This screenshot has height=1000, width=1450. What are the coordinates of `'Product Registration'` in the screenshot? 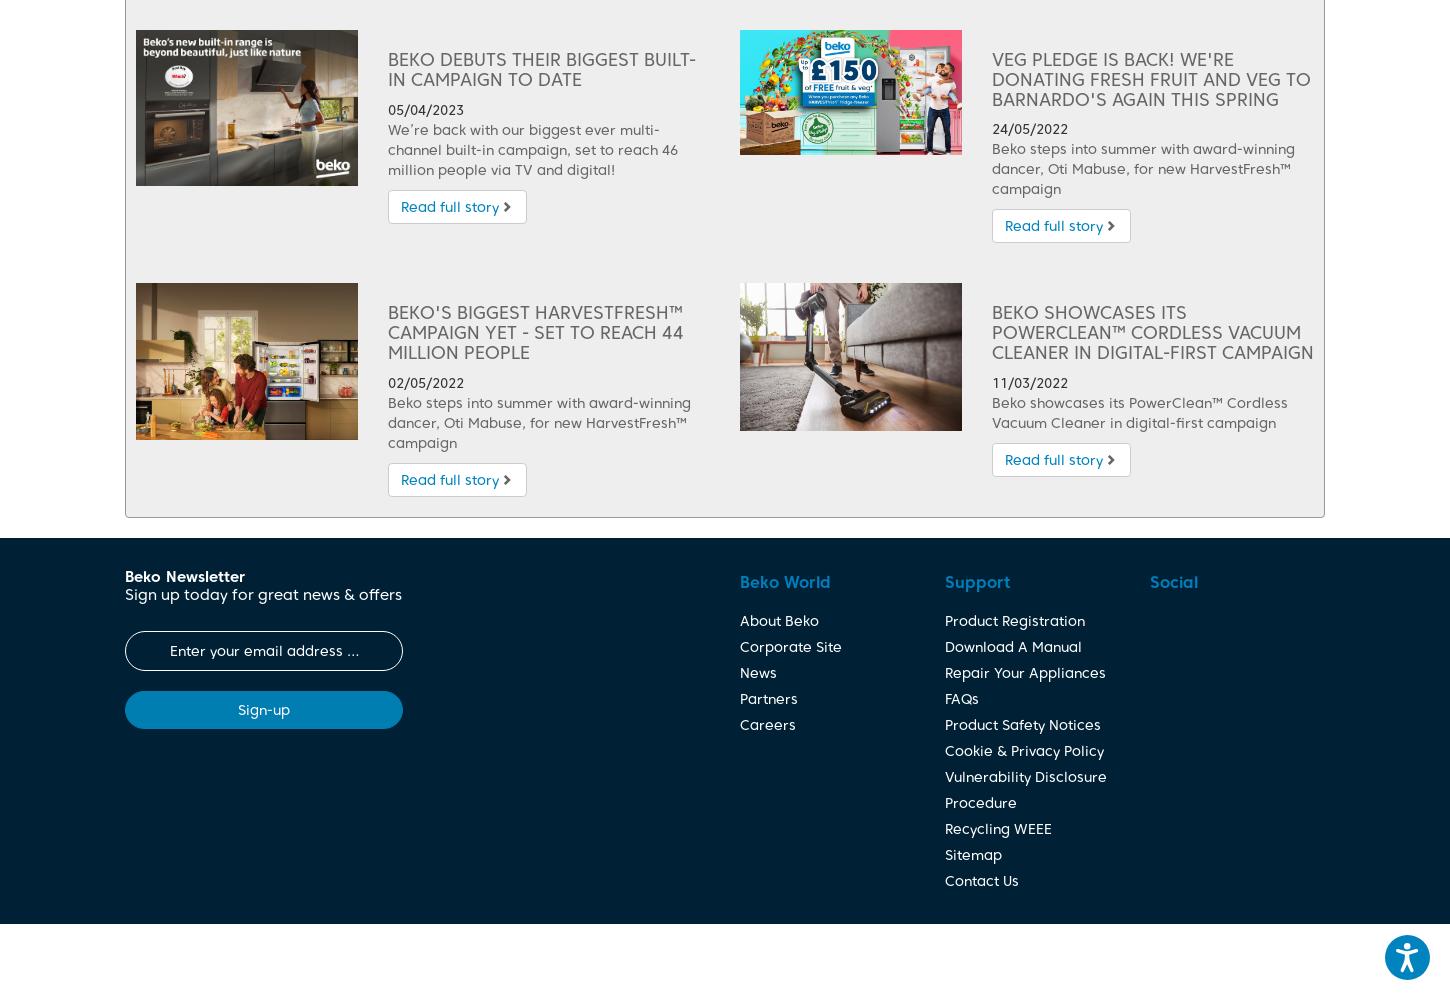 It's located at (943, 619).